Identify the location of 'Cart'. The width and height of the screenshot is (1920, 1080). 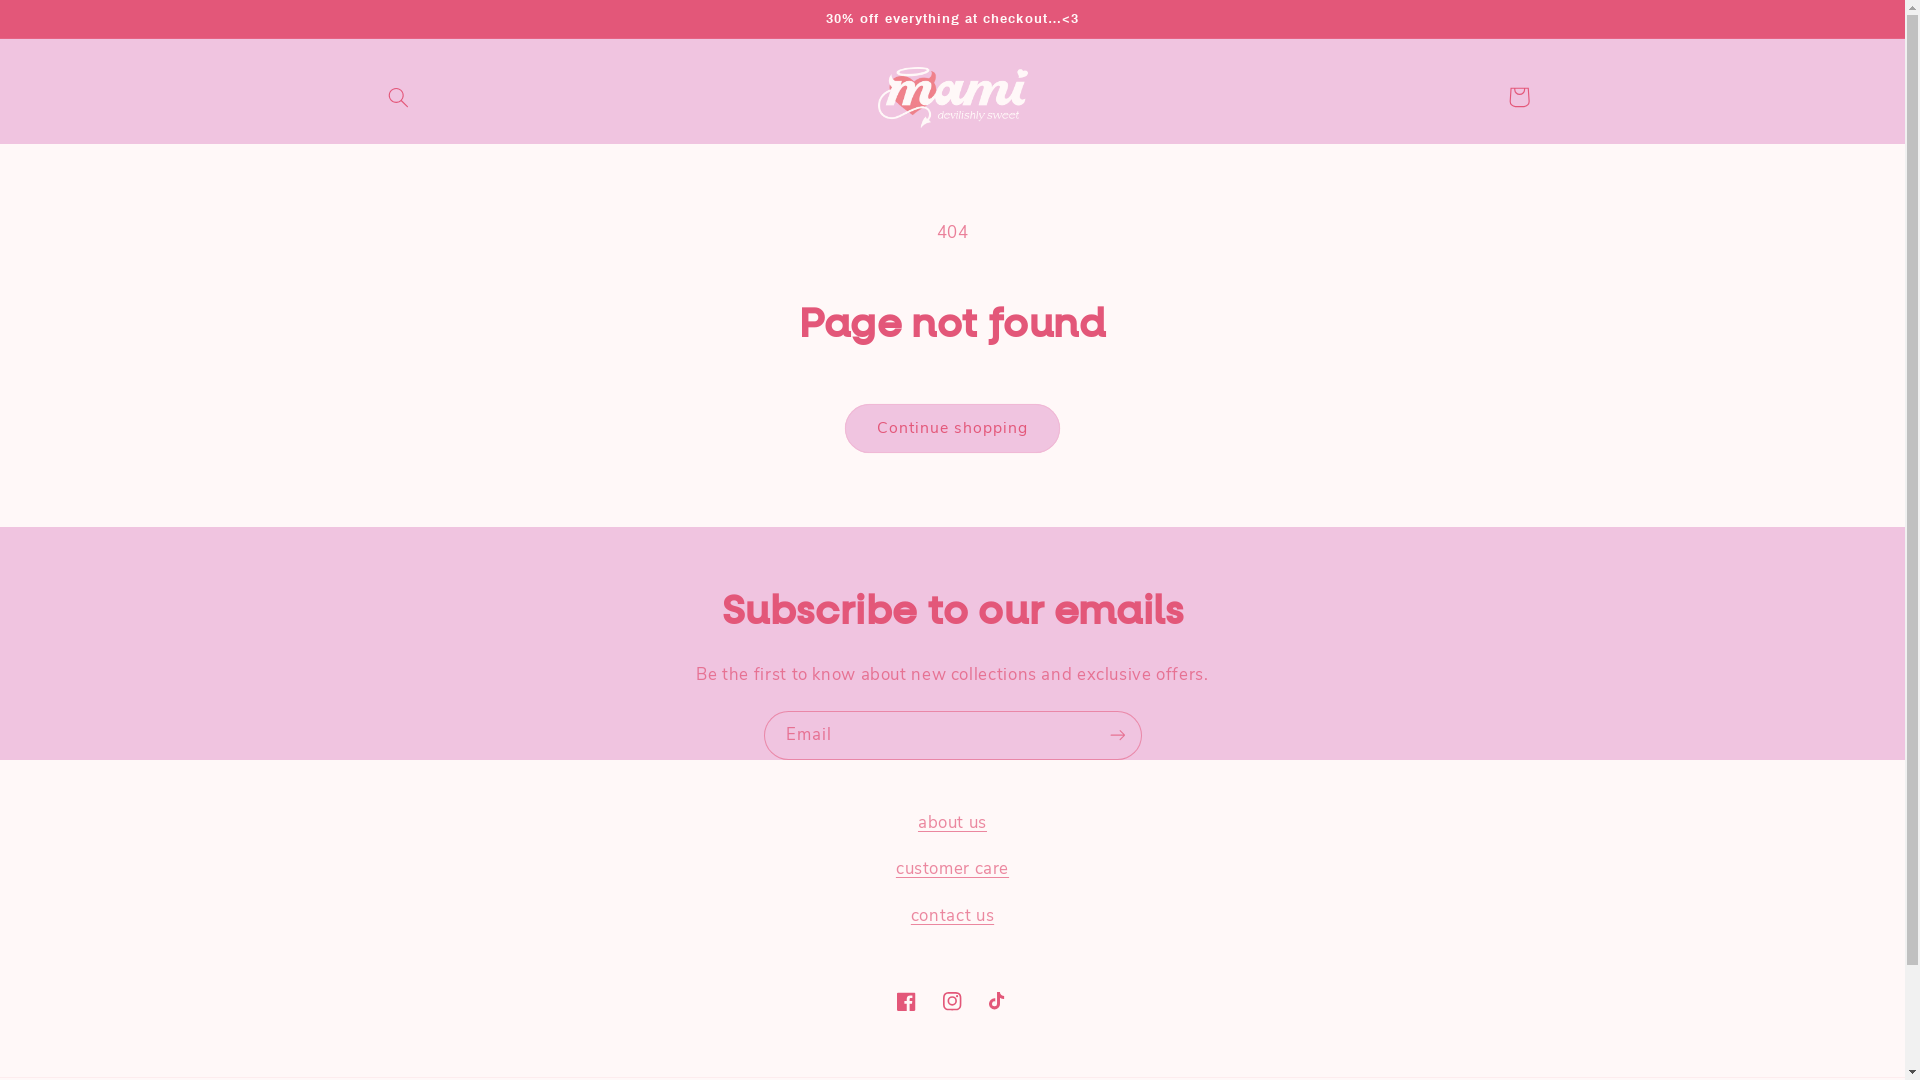
(1496, 96).